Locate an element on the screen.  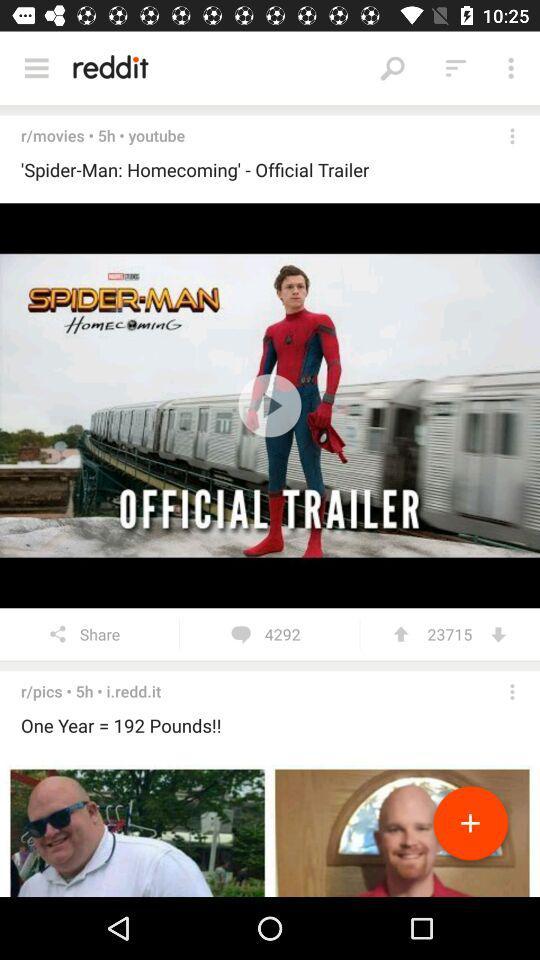
item to the right of the 23715 is located at coordinates (497, 633).